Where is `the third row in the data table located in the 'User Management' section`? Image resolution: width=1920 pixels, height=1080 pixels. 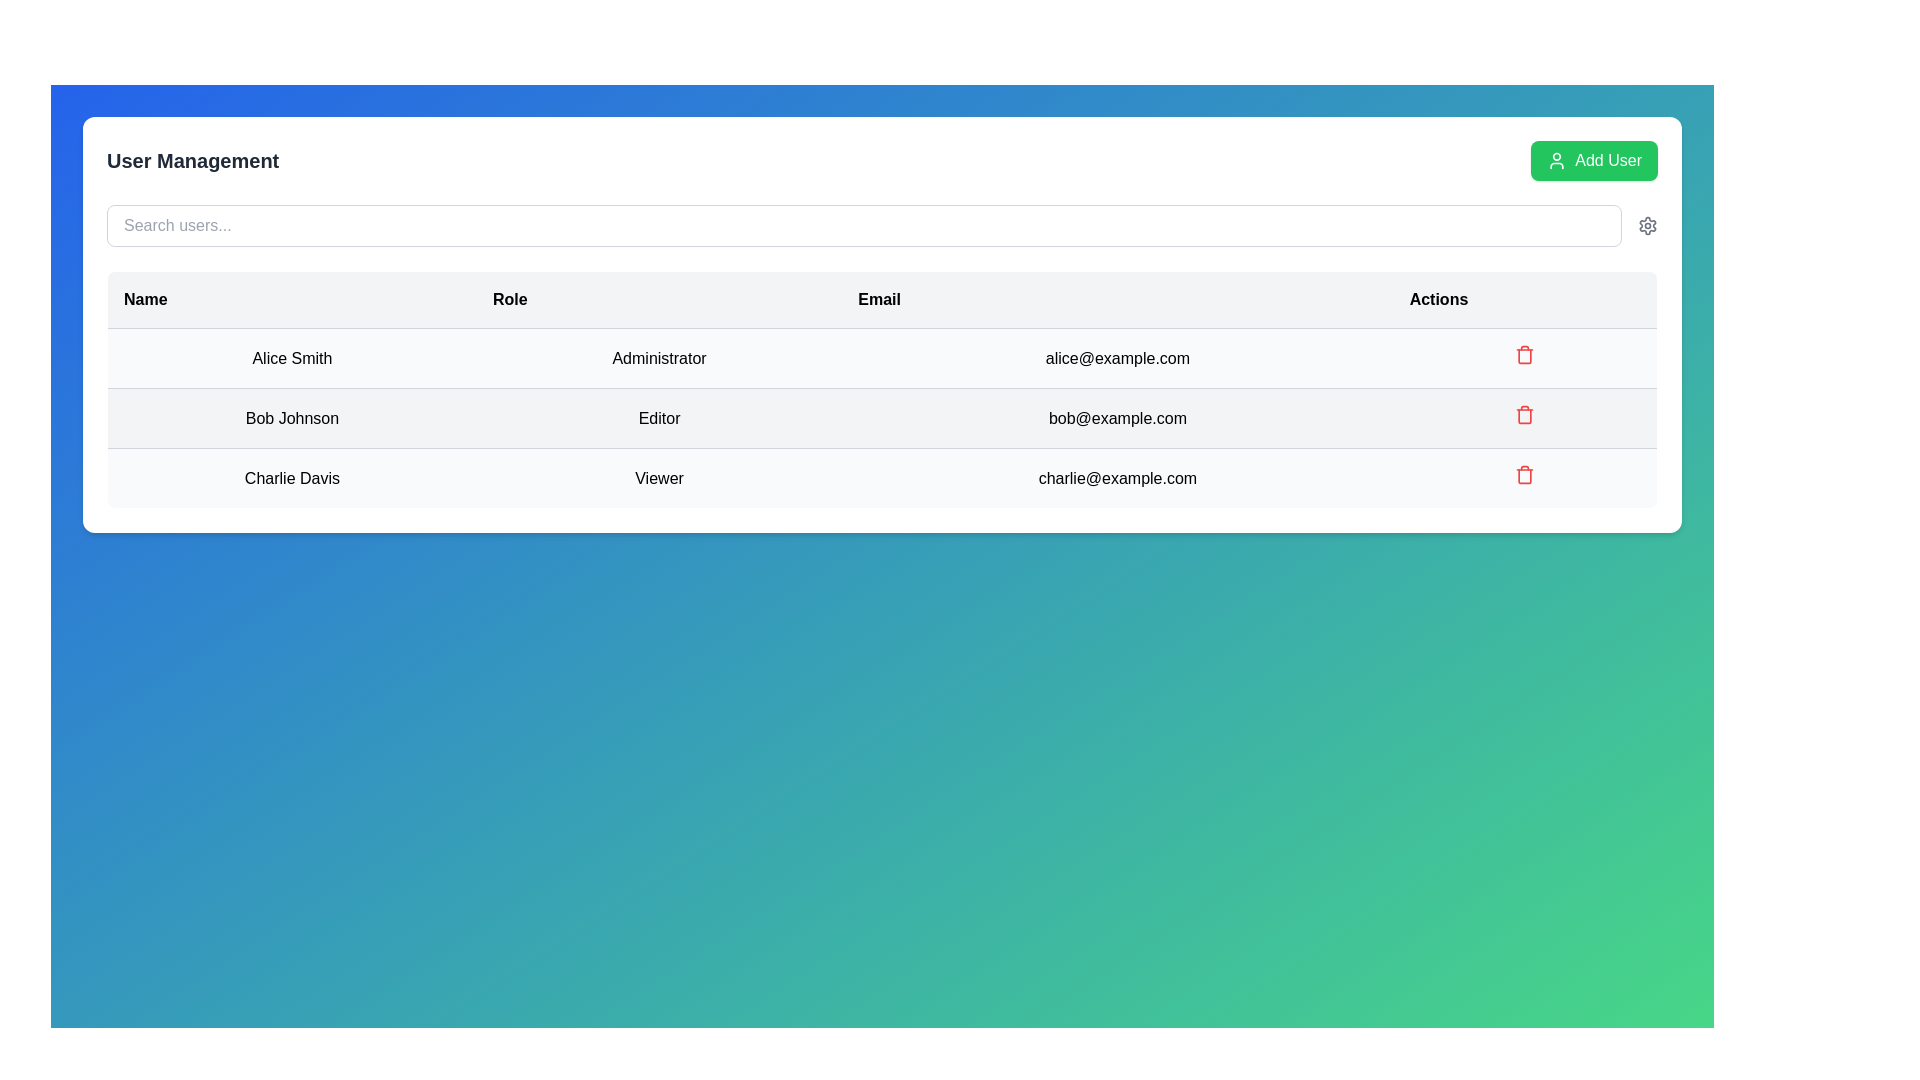
the third row in the data table located in the 'User Management' section is located at coordinates (881, 478).